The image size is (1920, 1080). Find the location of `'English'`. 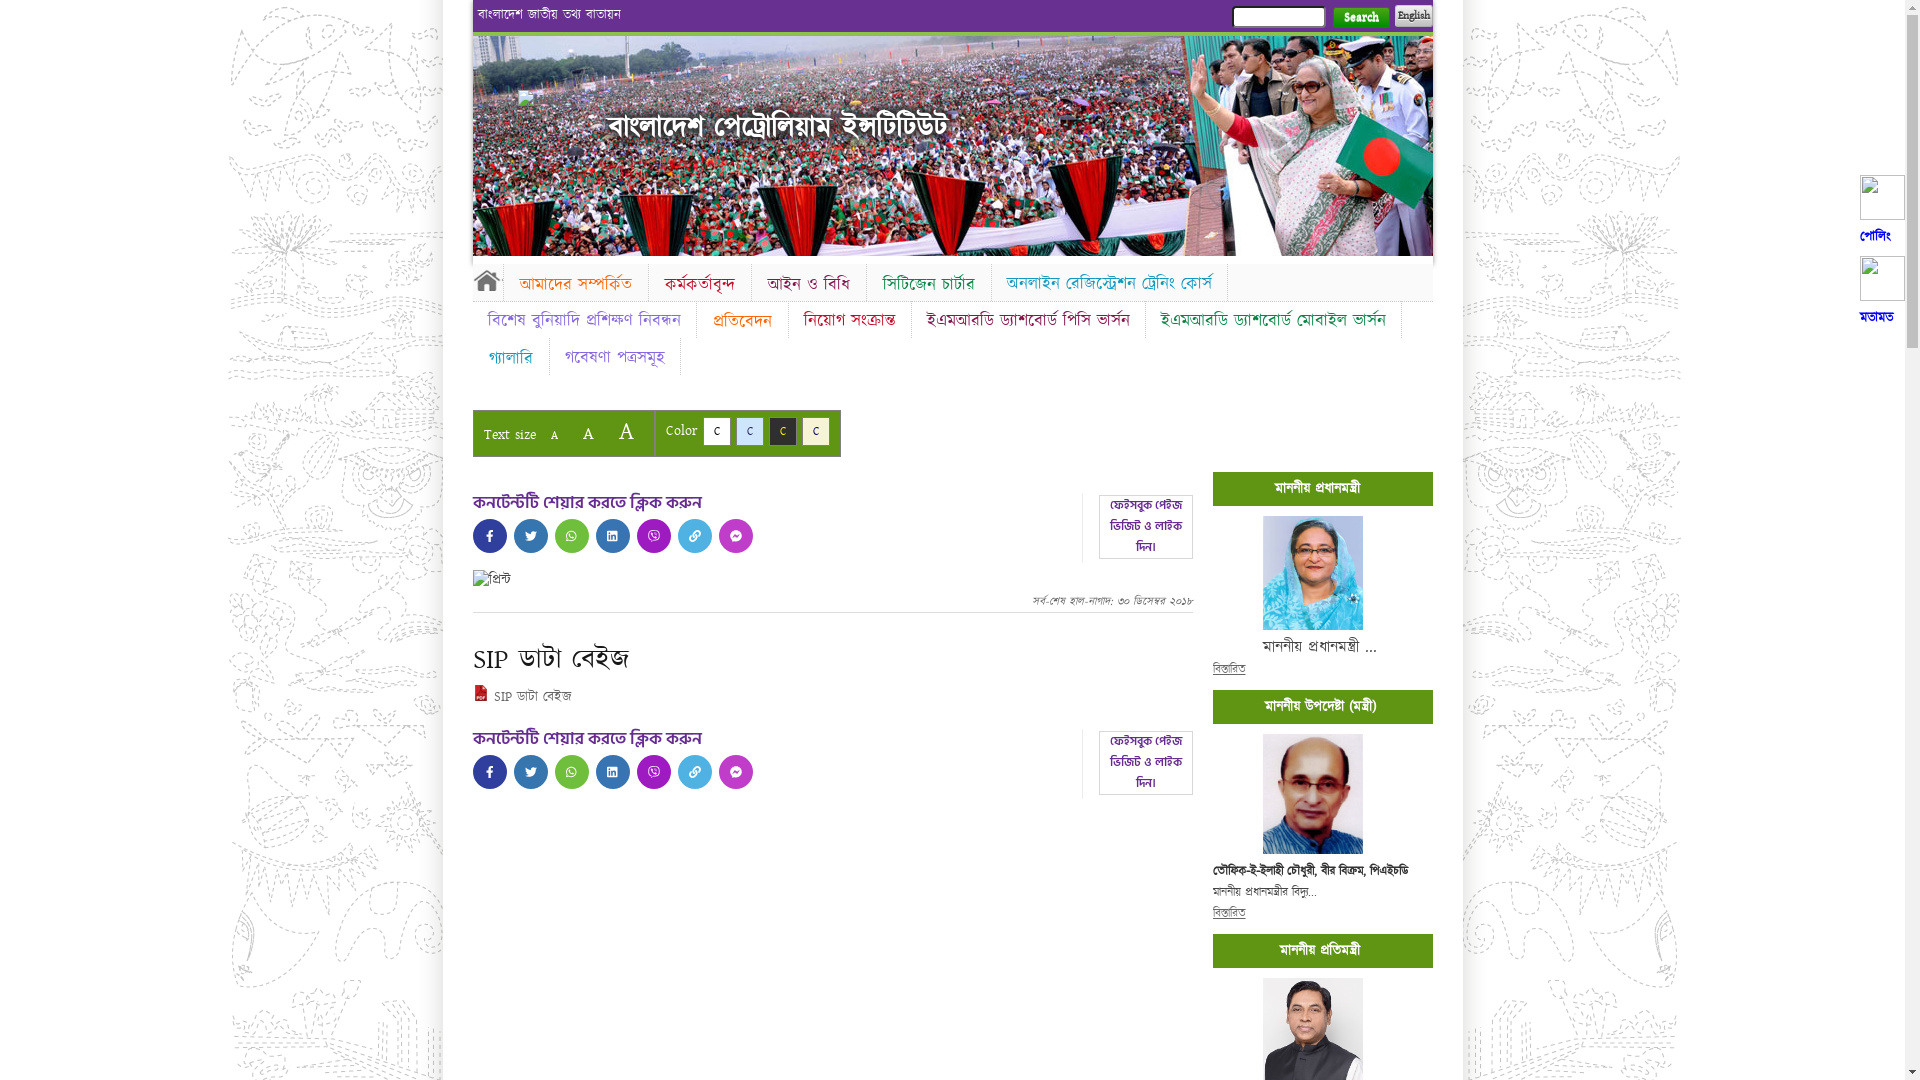

'English' is located at coordinates (1392, 15).